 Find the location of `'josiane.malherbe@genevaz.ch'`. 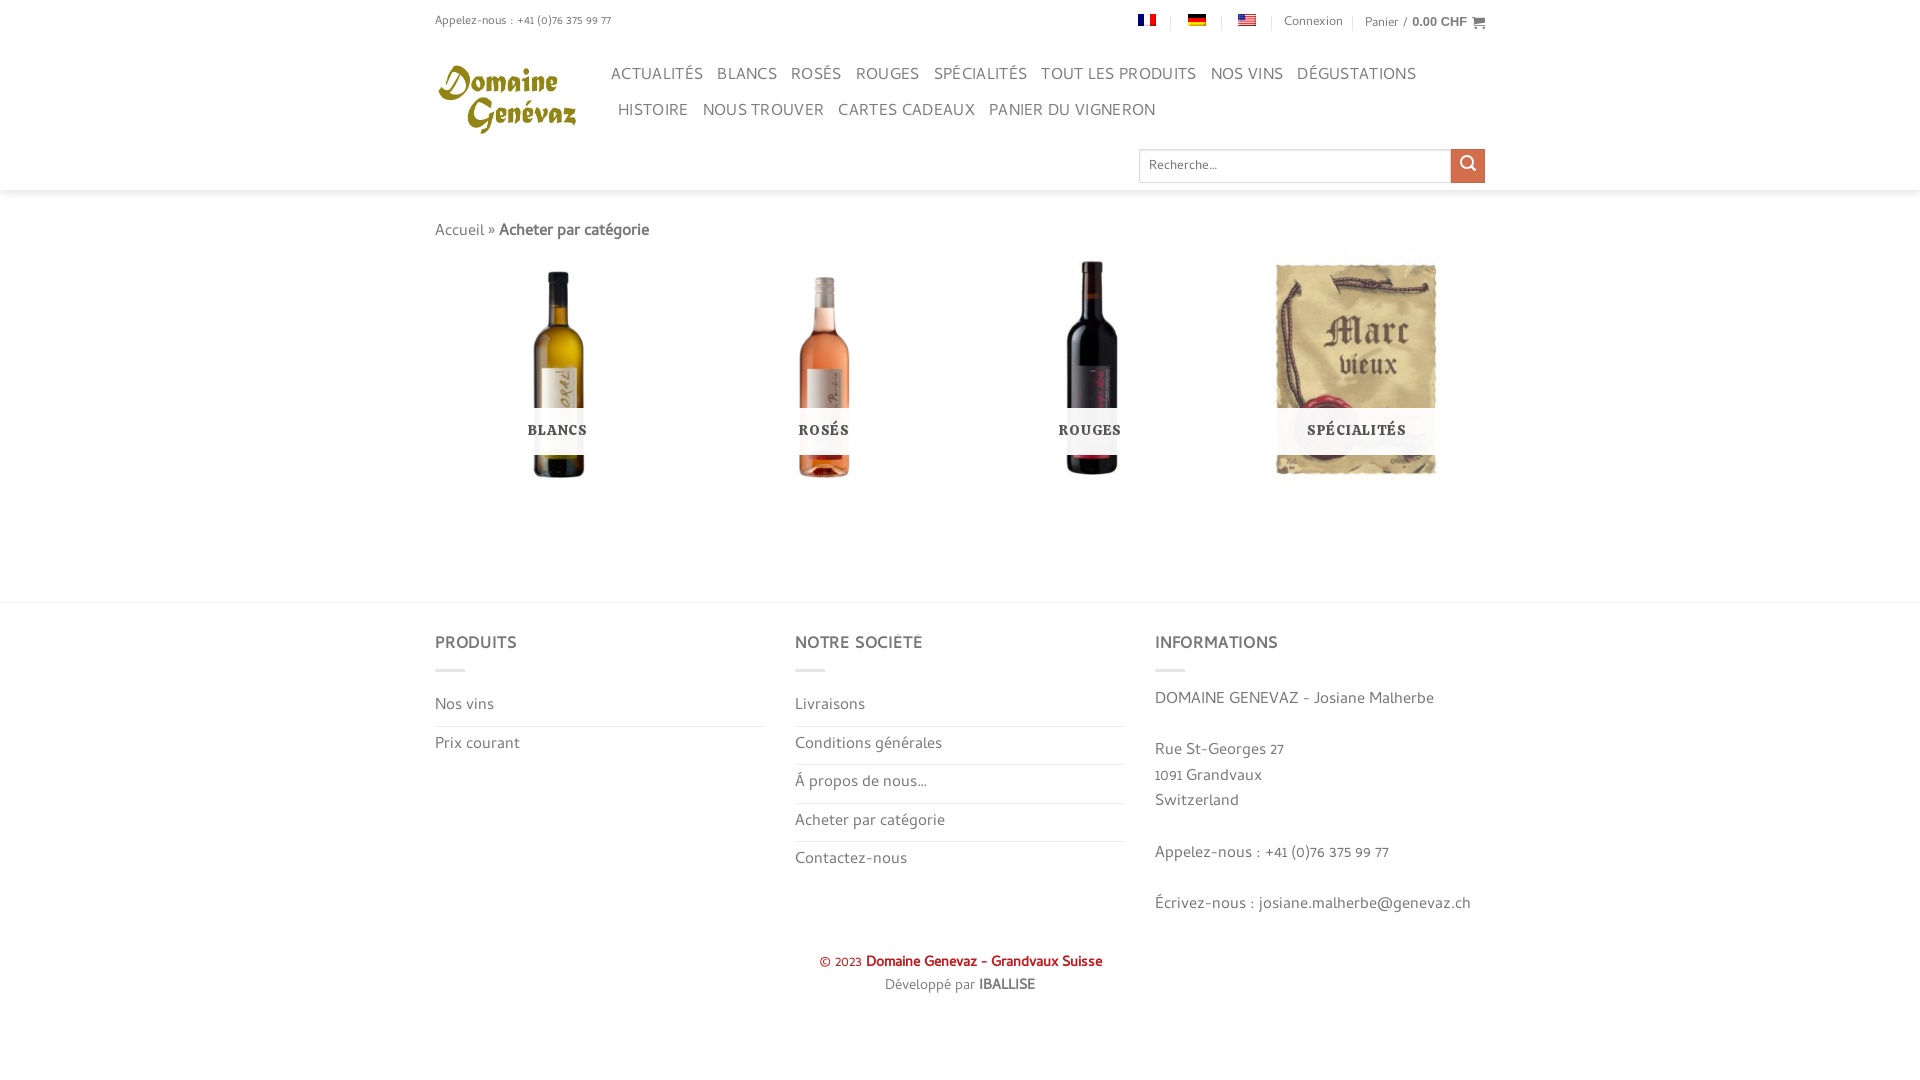

'josiane.malherbe@genevaz.ch' is located at coordinates (1363, 905).